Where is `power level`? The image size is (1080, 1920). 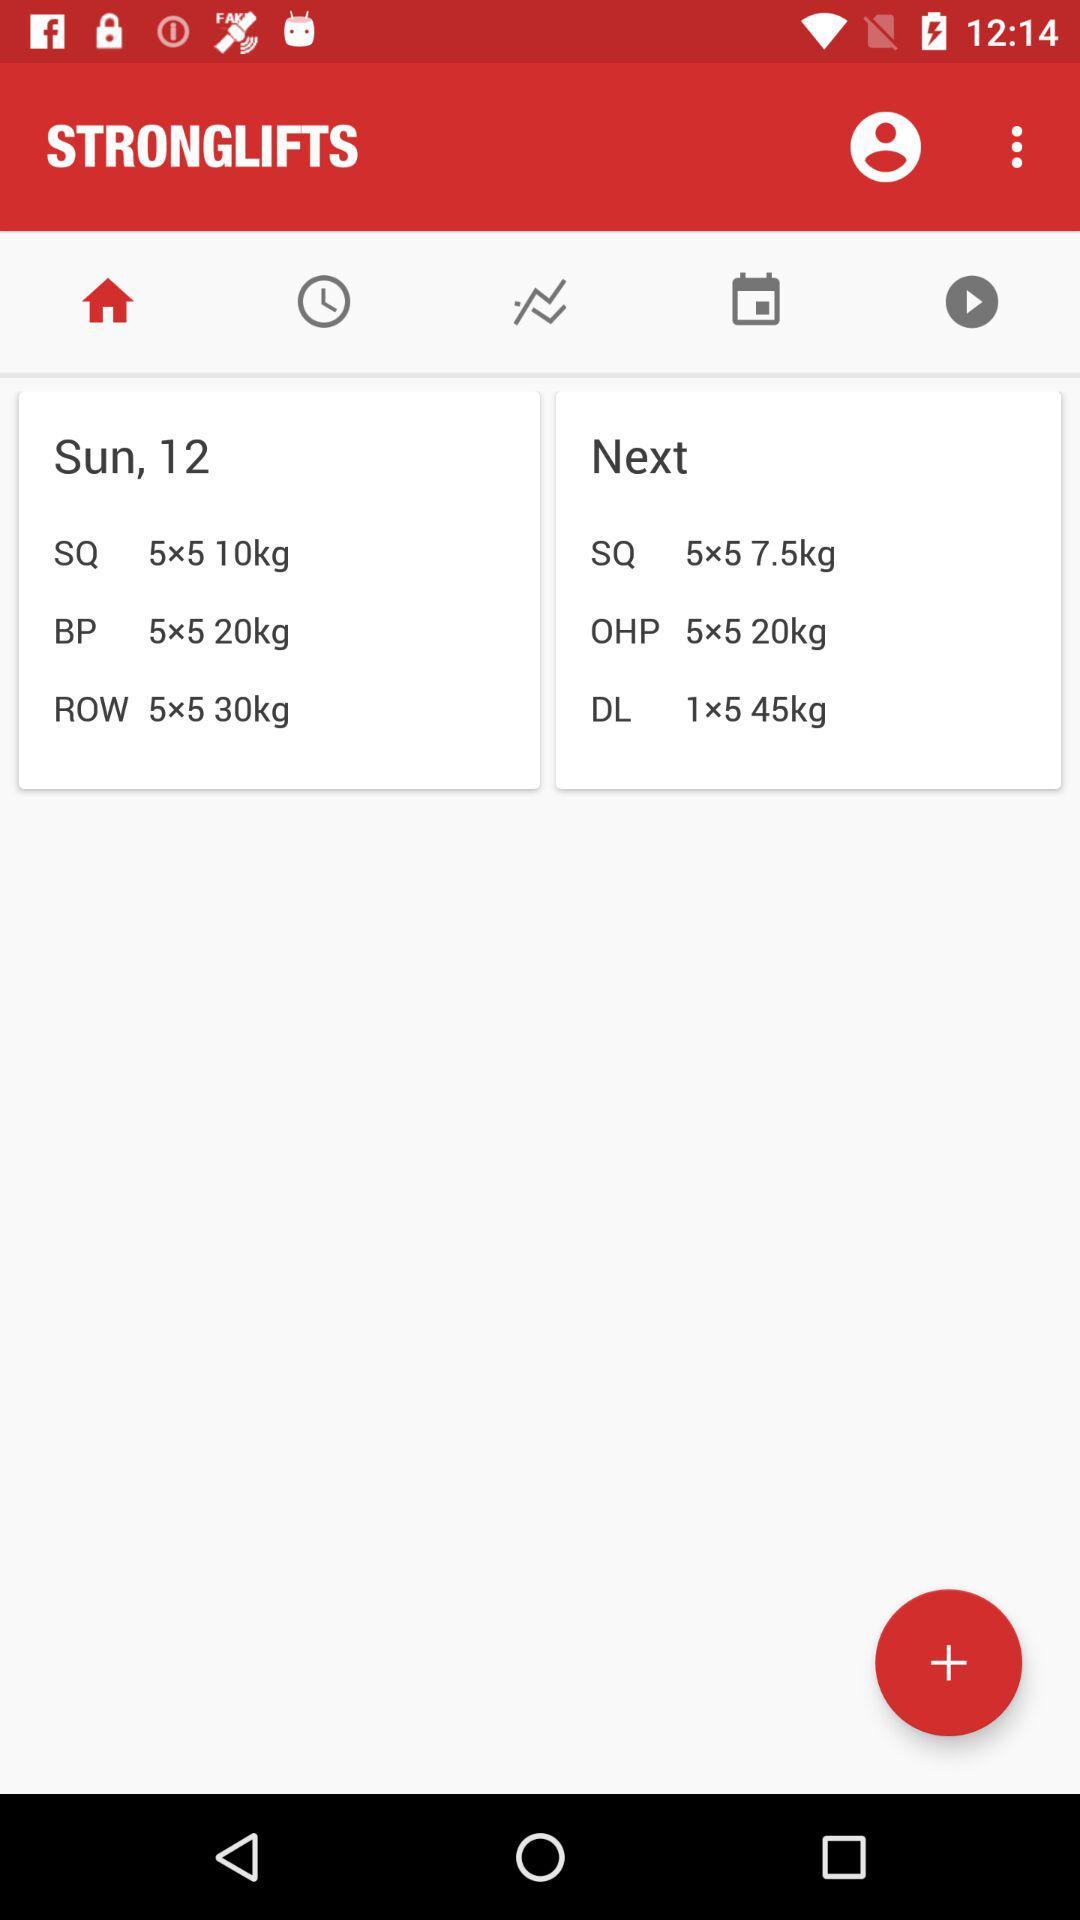
power level is located at coordinates (756, 300).